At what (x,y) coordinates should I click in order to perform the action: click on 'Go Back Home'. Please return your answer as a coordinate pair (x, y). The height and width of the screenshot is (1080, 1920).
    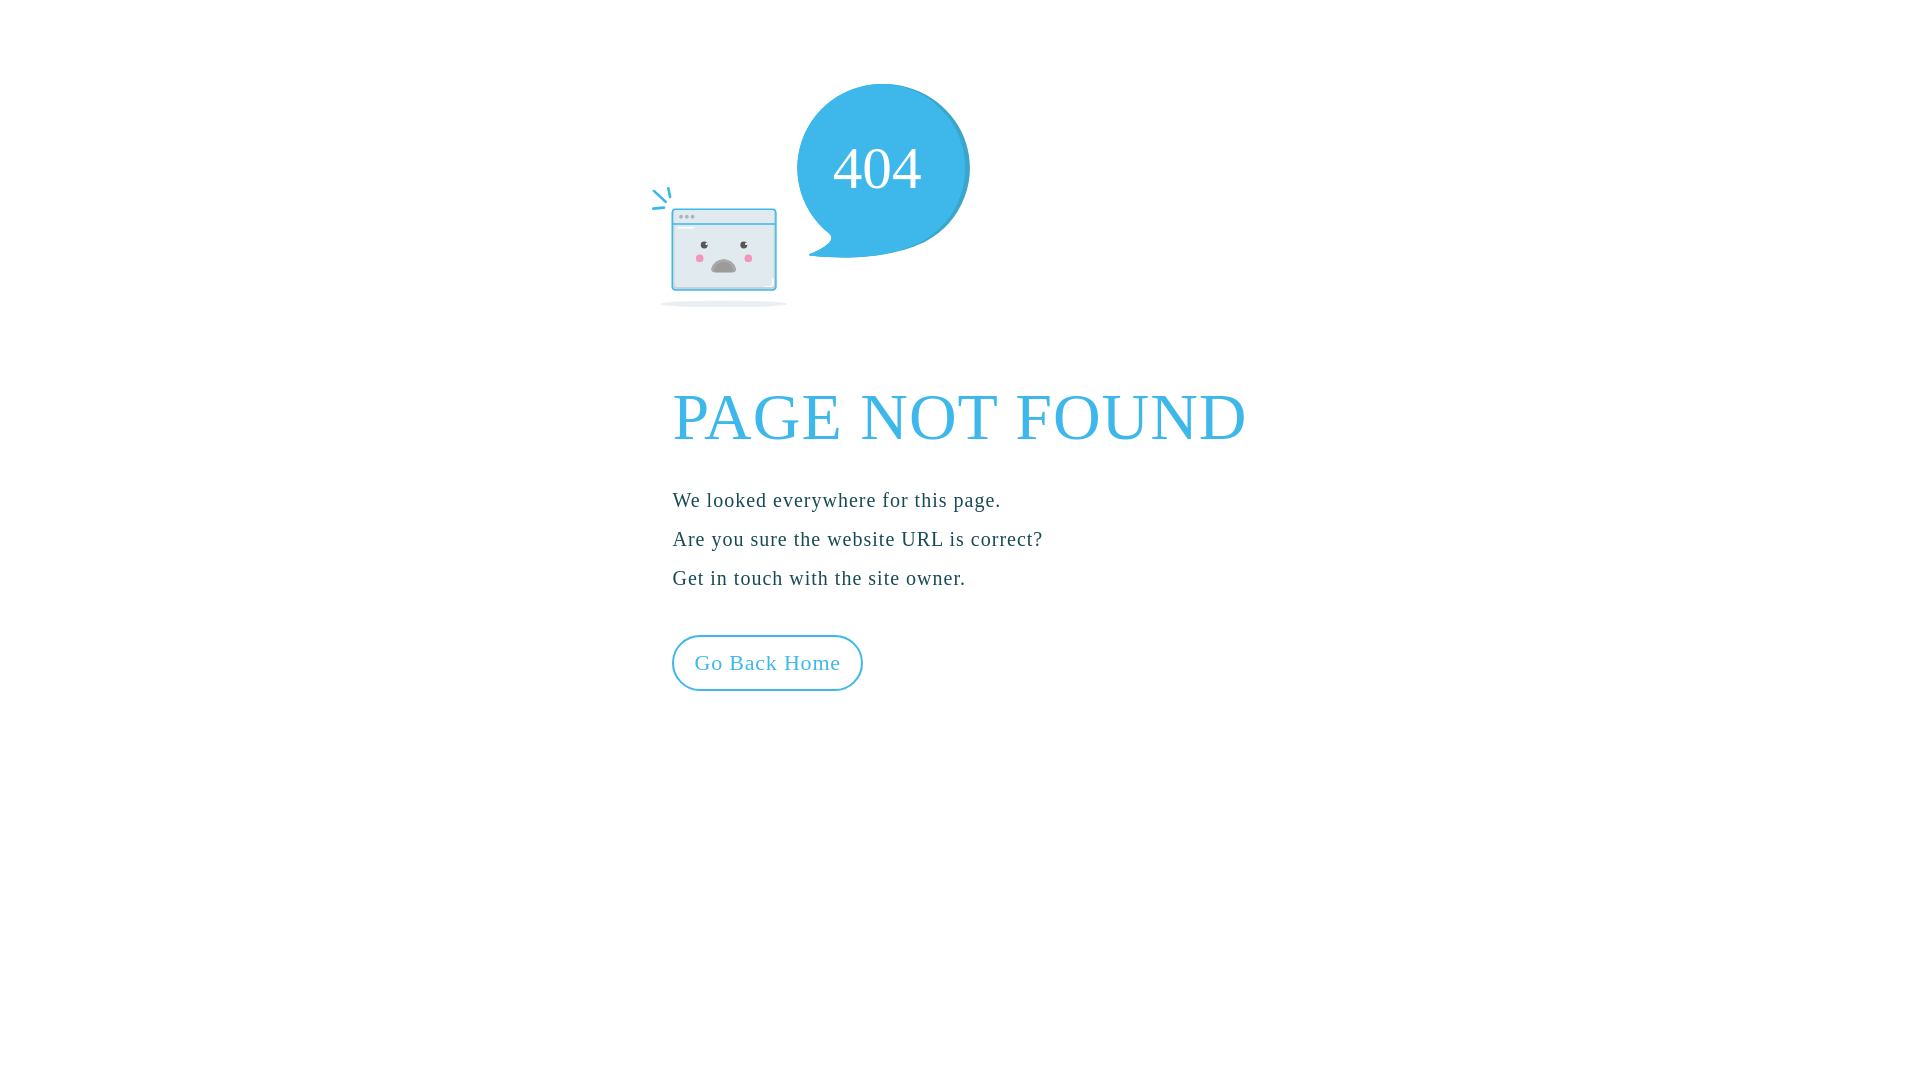
    Looking at the image, I should click on (672, 663).